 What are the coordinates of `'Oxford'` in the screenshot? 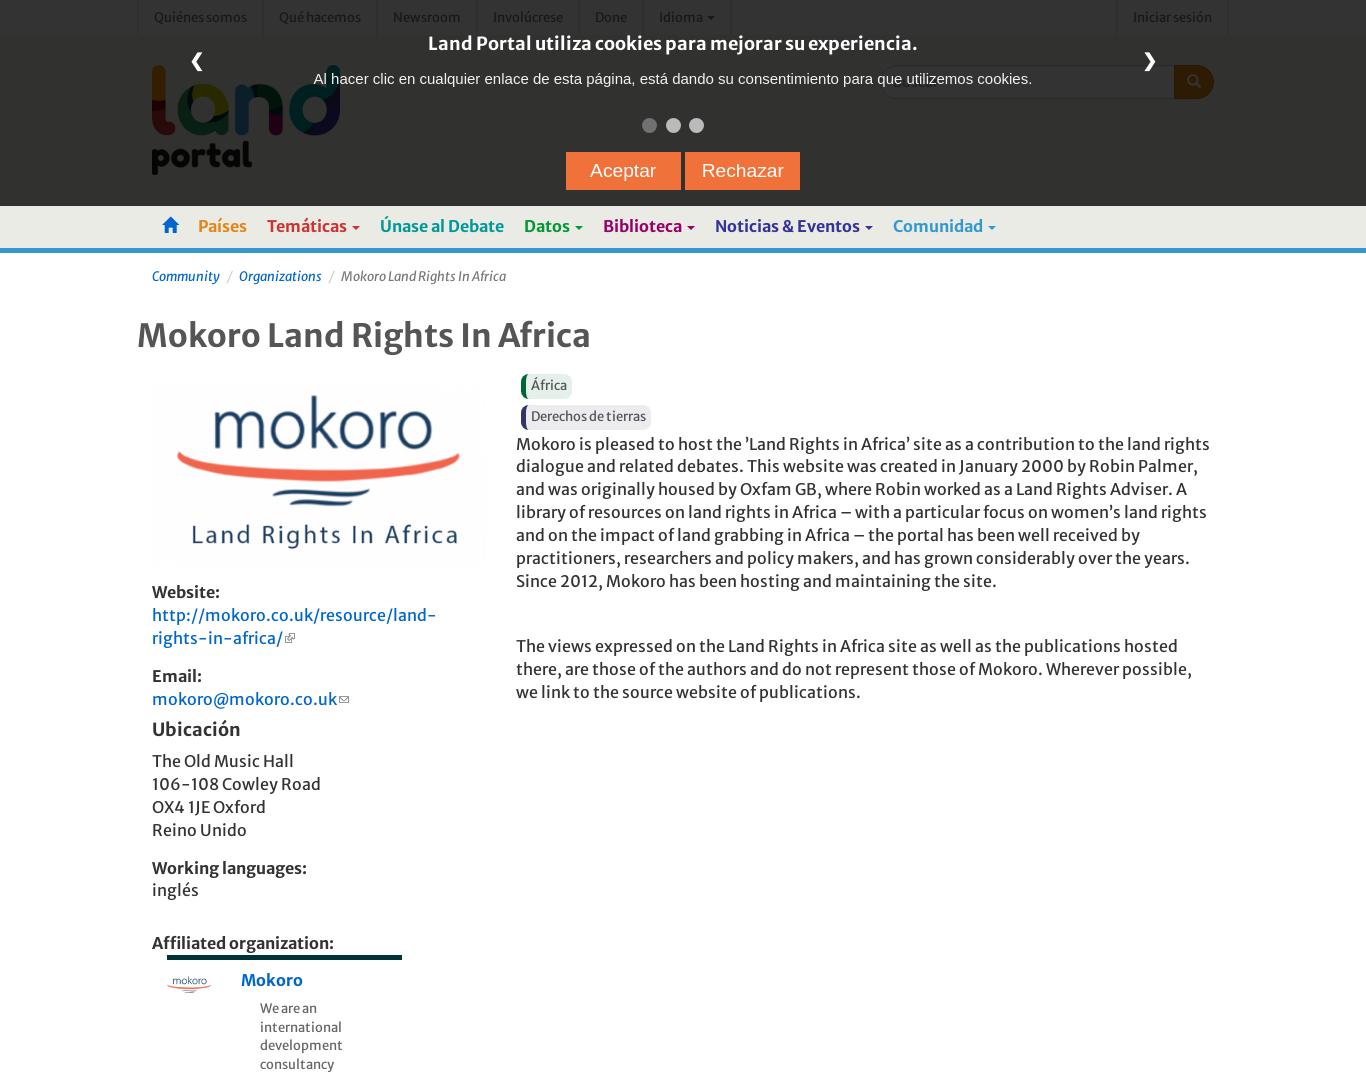 It's located at (238, 805).